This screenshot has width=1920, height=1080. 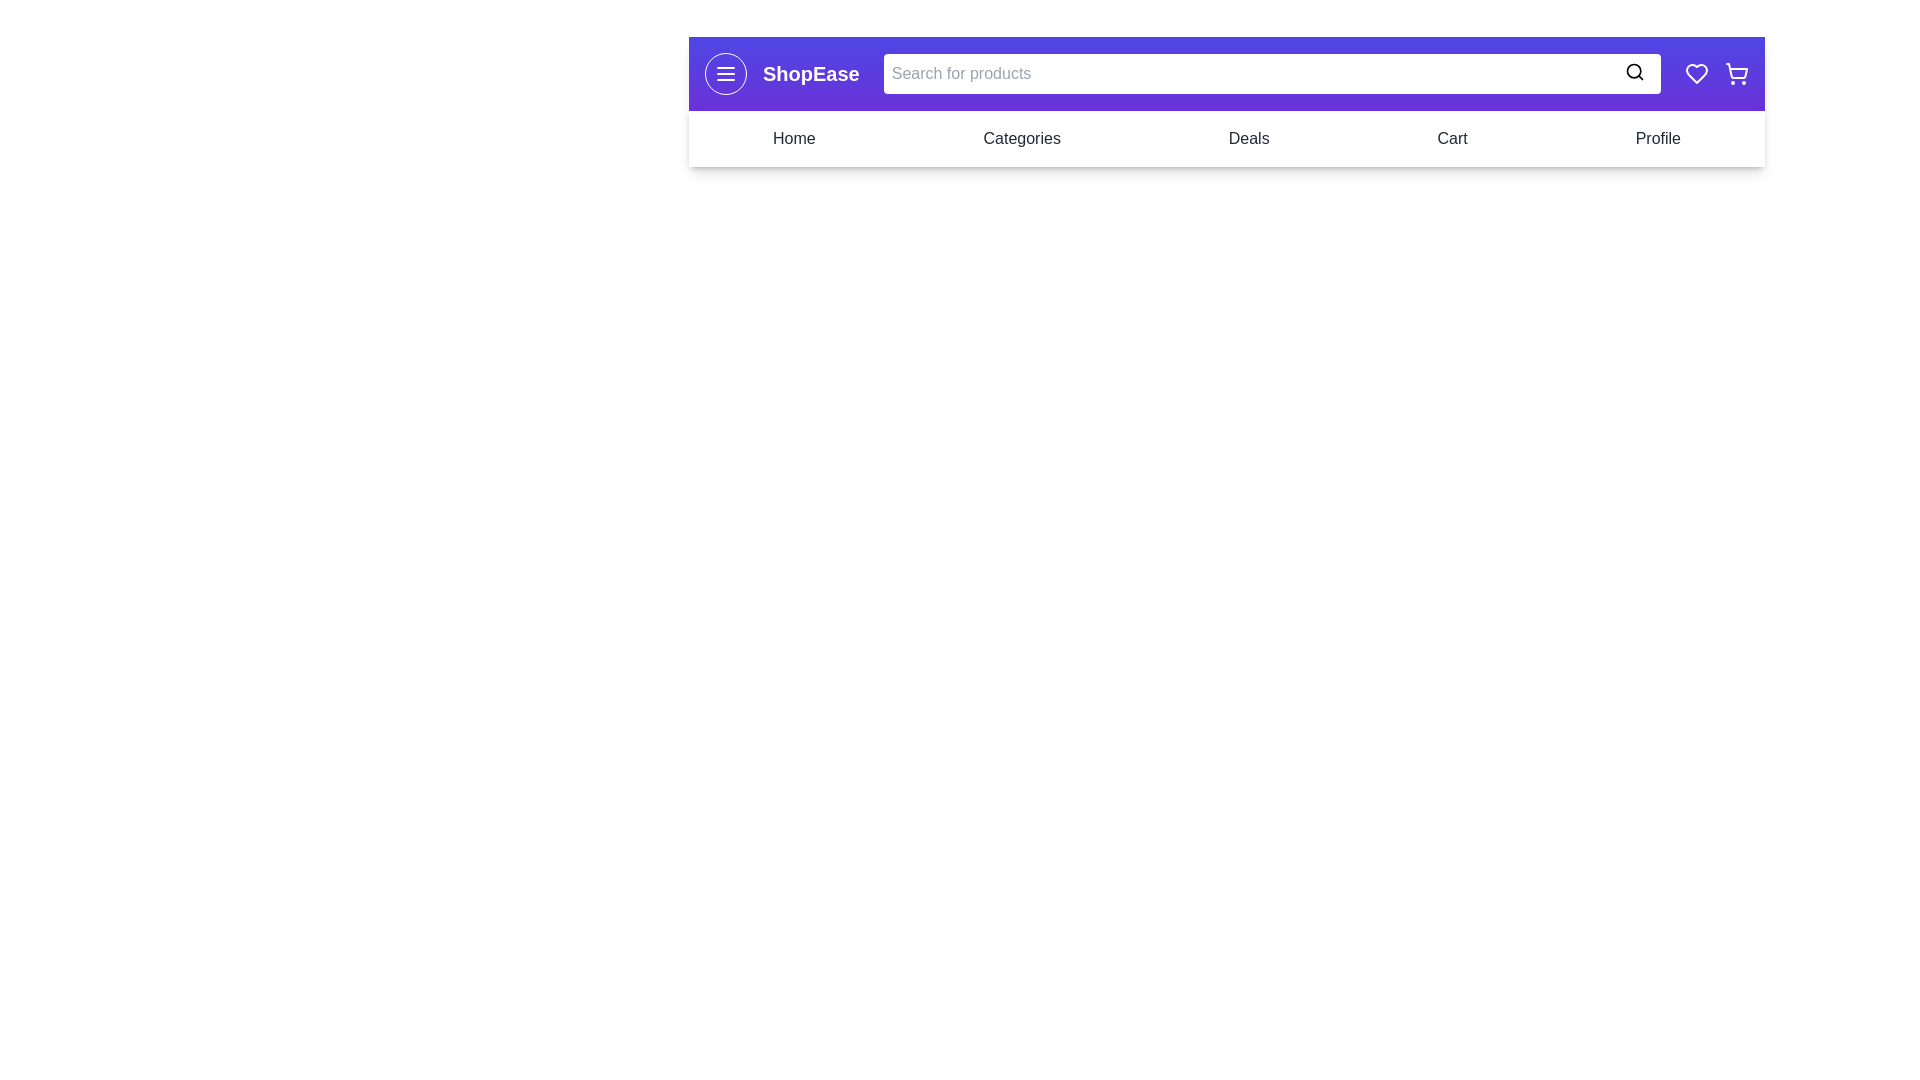 I want to click on the navigation link Deals to navigate to the respective section, so click(x=1247, y=137).